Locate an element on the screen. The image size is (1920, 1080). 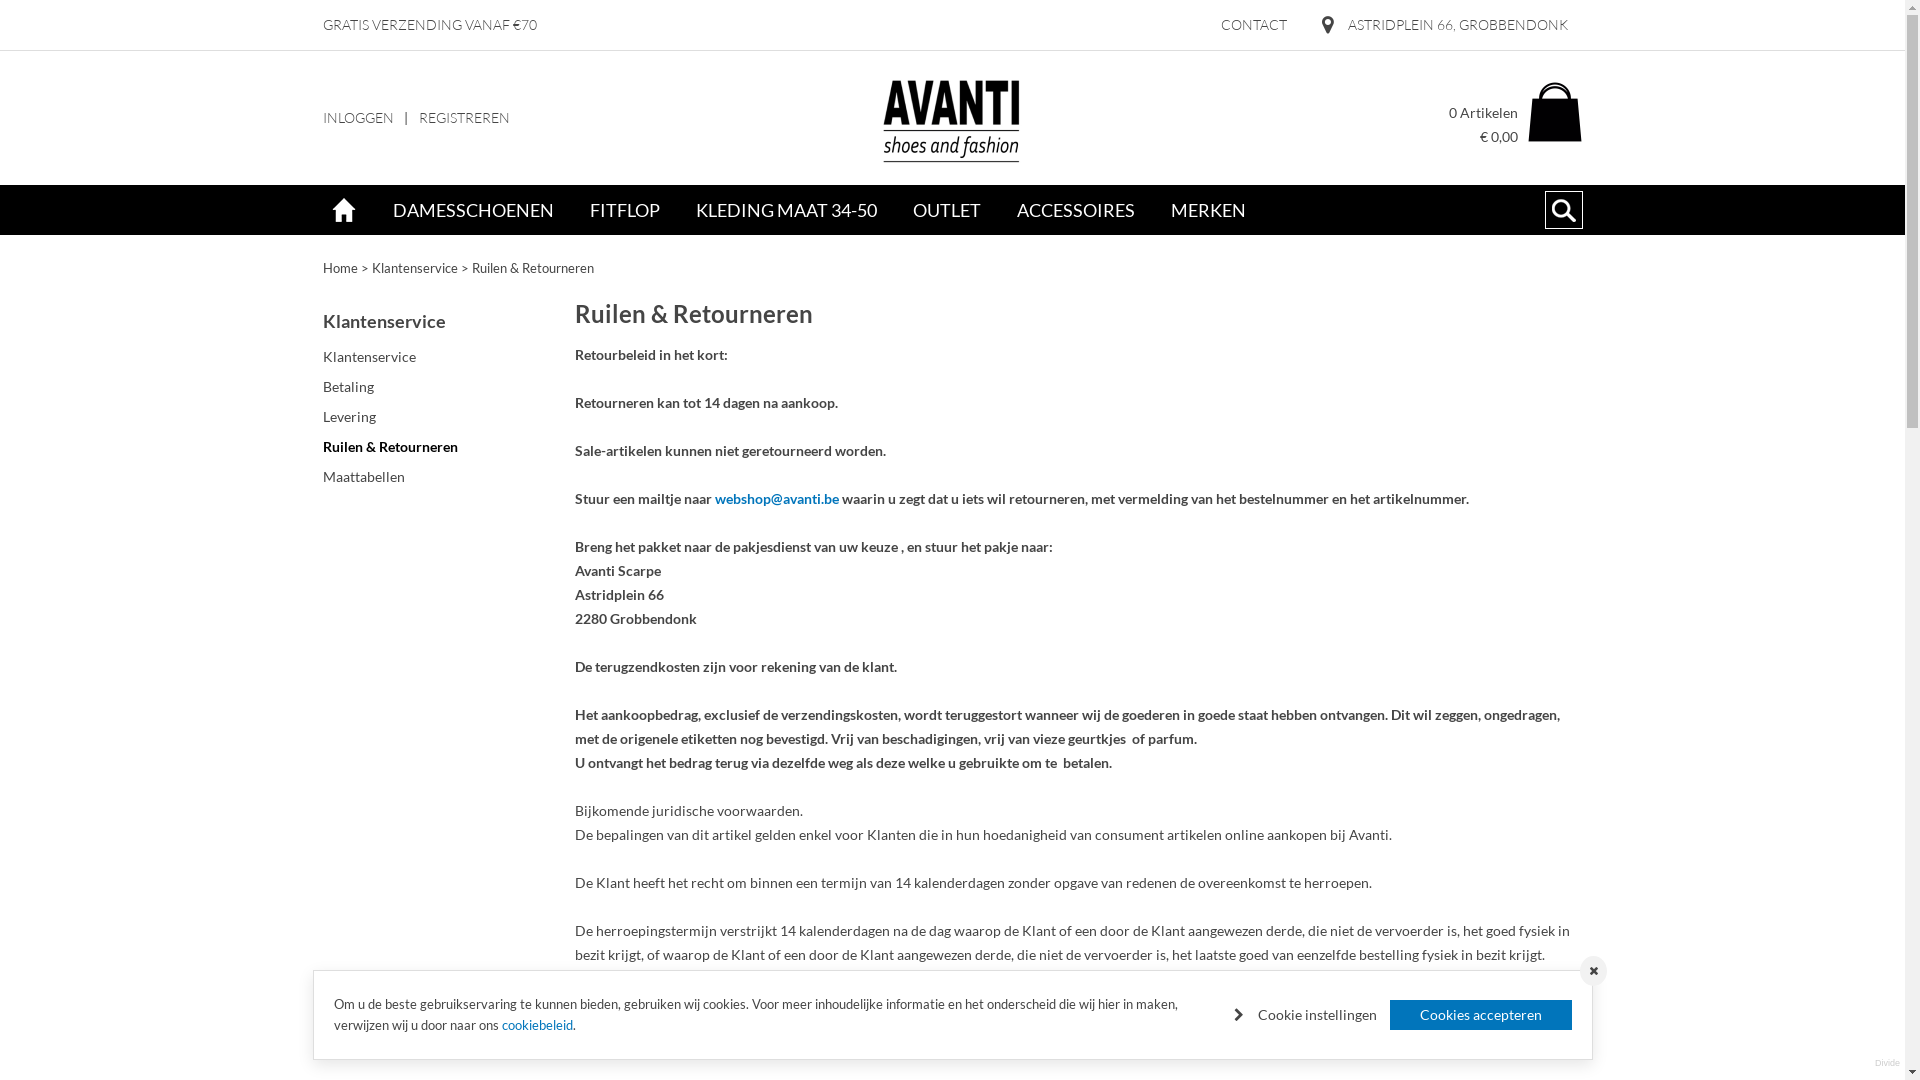
'cookiebeleid' is located at coordinates (502, 1025).